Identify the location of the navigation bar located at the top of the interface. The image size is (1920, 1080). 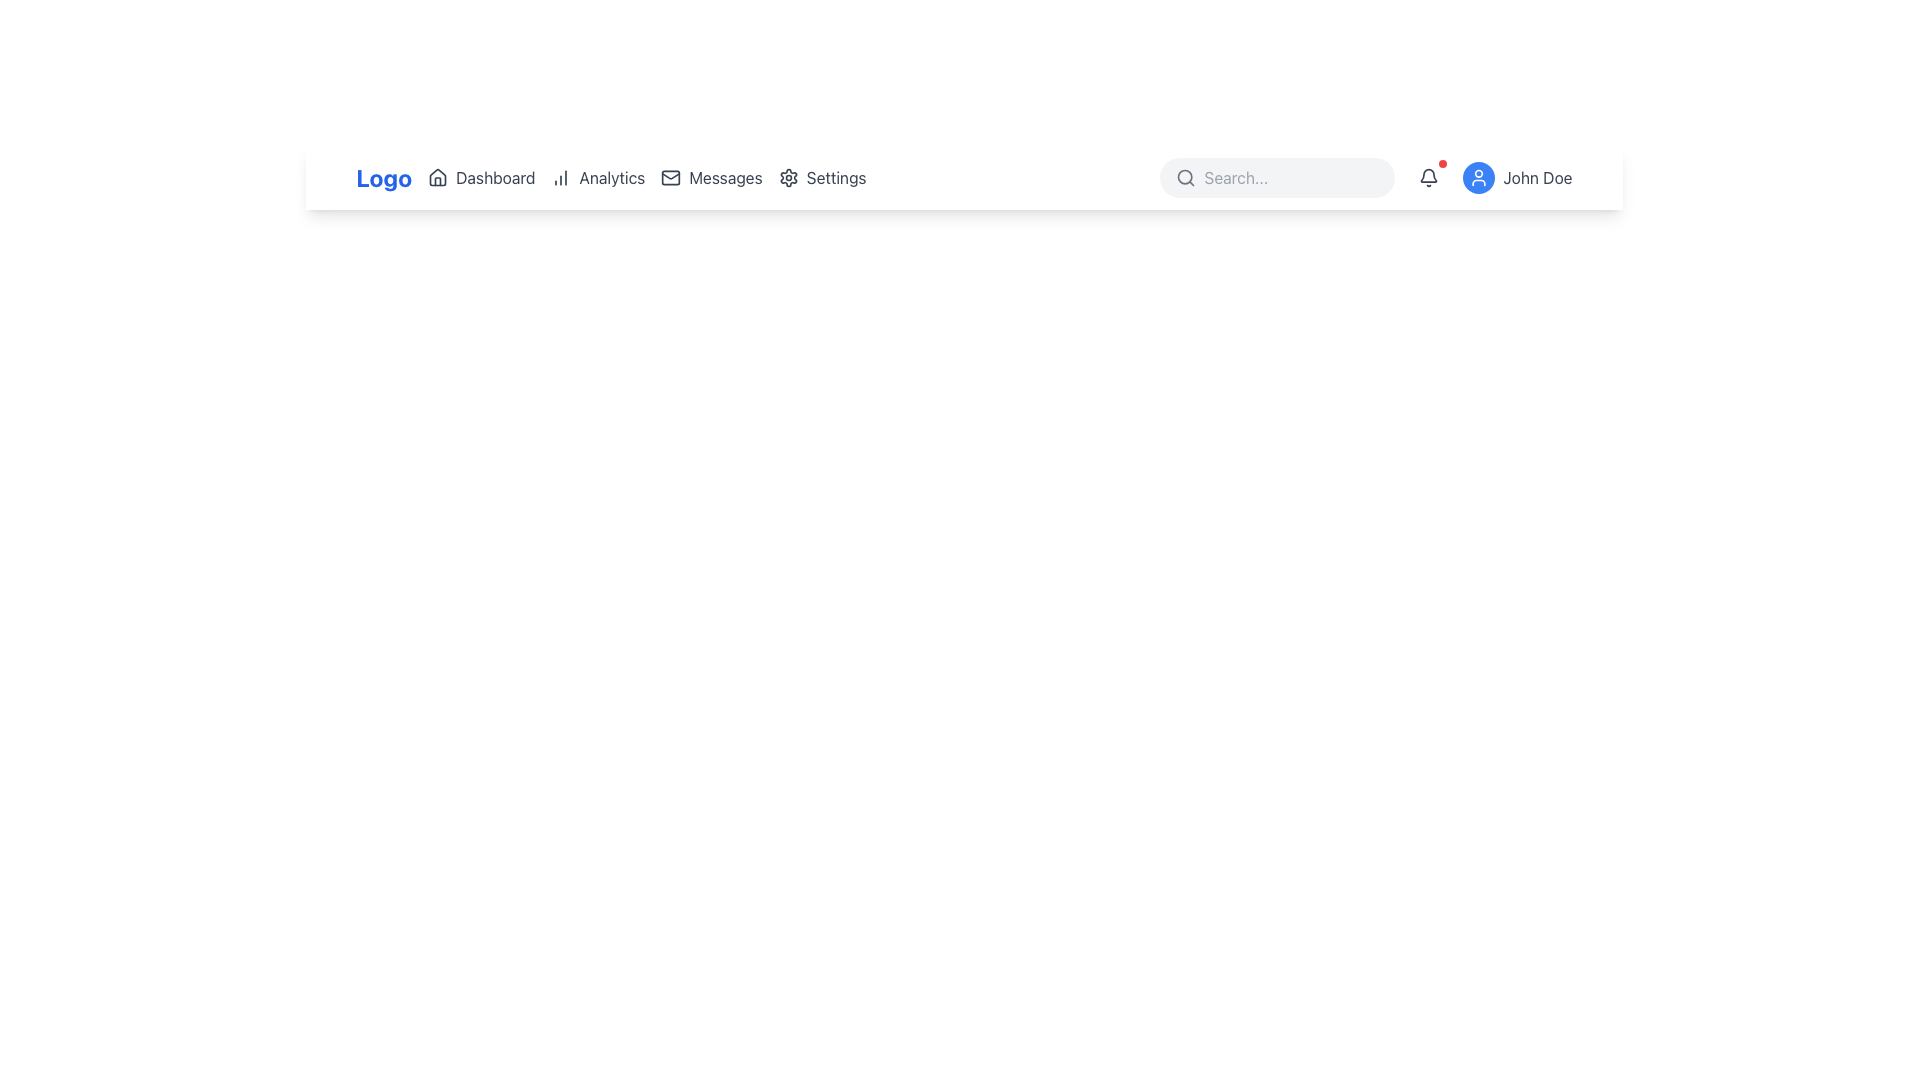
(964, 176).